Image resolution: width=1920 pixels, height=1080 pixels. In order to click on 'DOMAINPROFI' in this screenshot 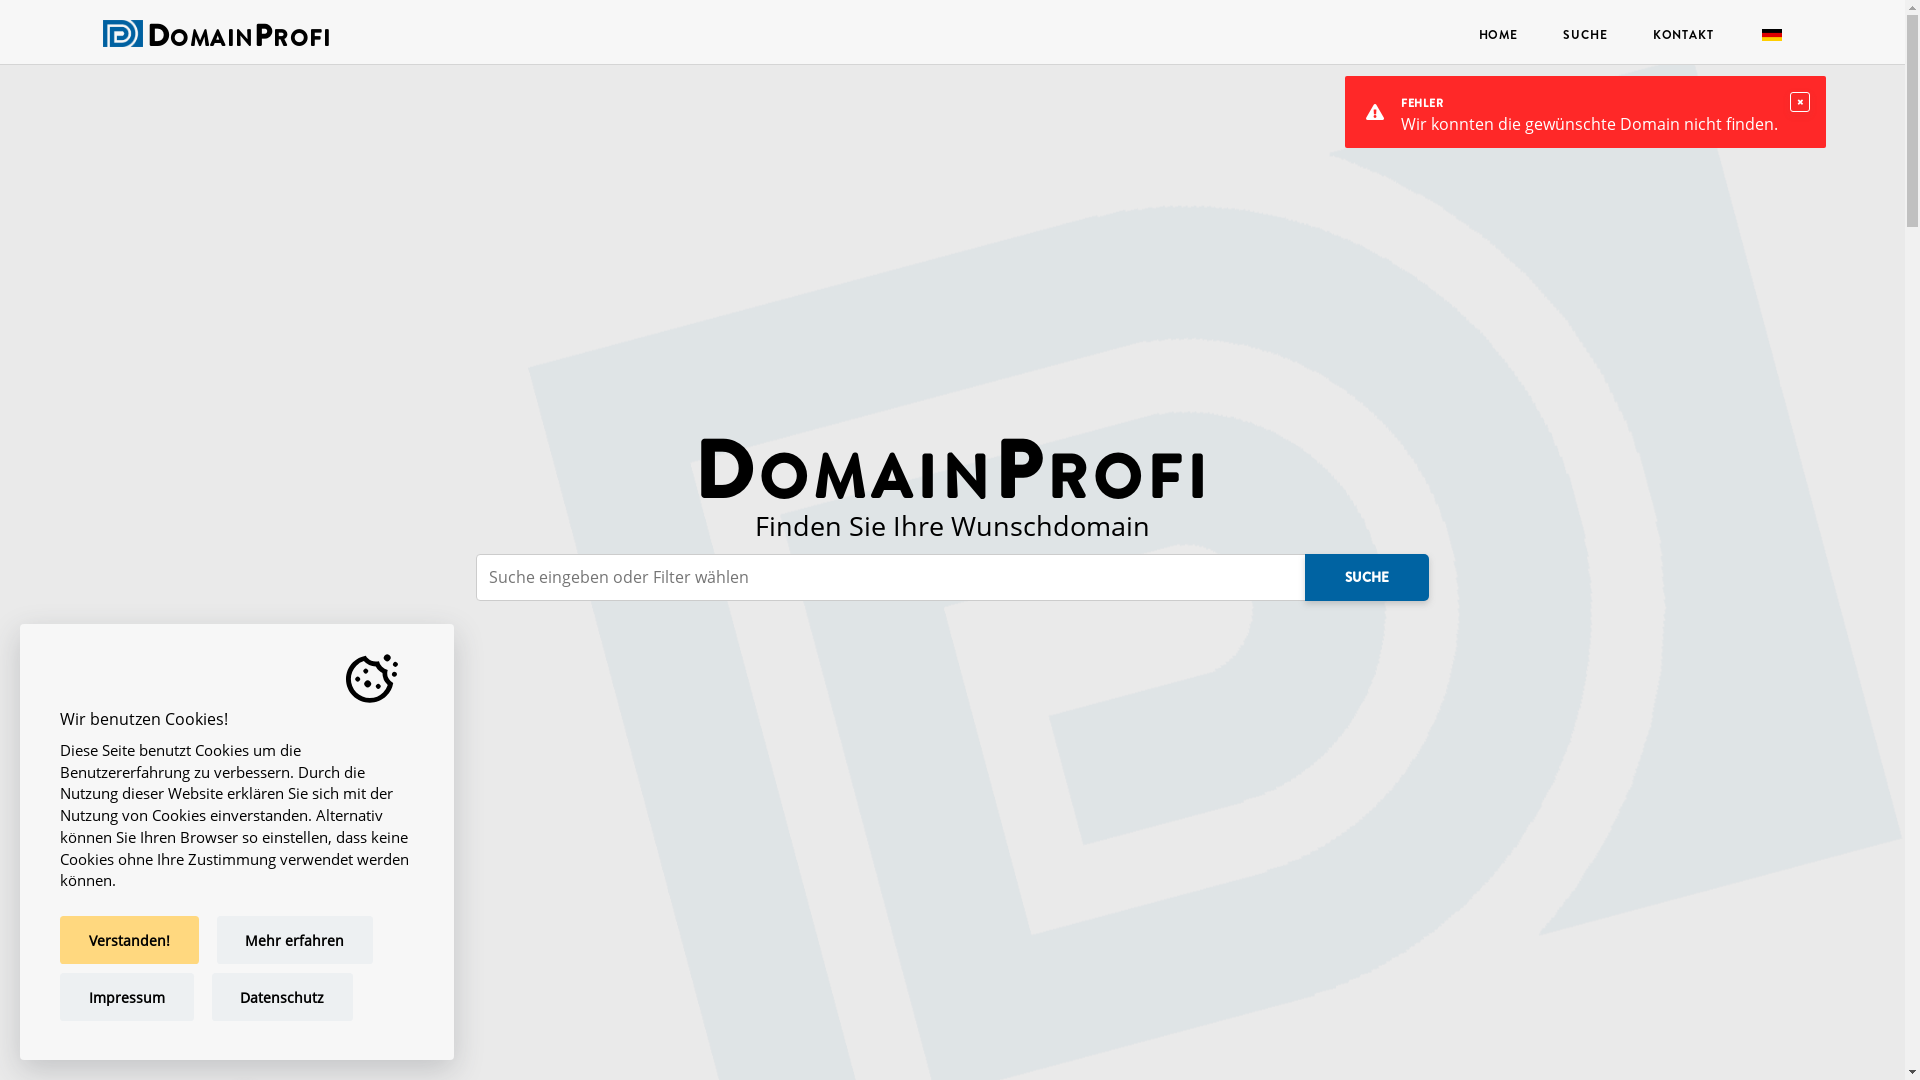, I will do `click(238, 39)`.